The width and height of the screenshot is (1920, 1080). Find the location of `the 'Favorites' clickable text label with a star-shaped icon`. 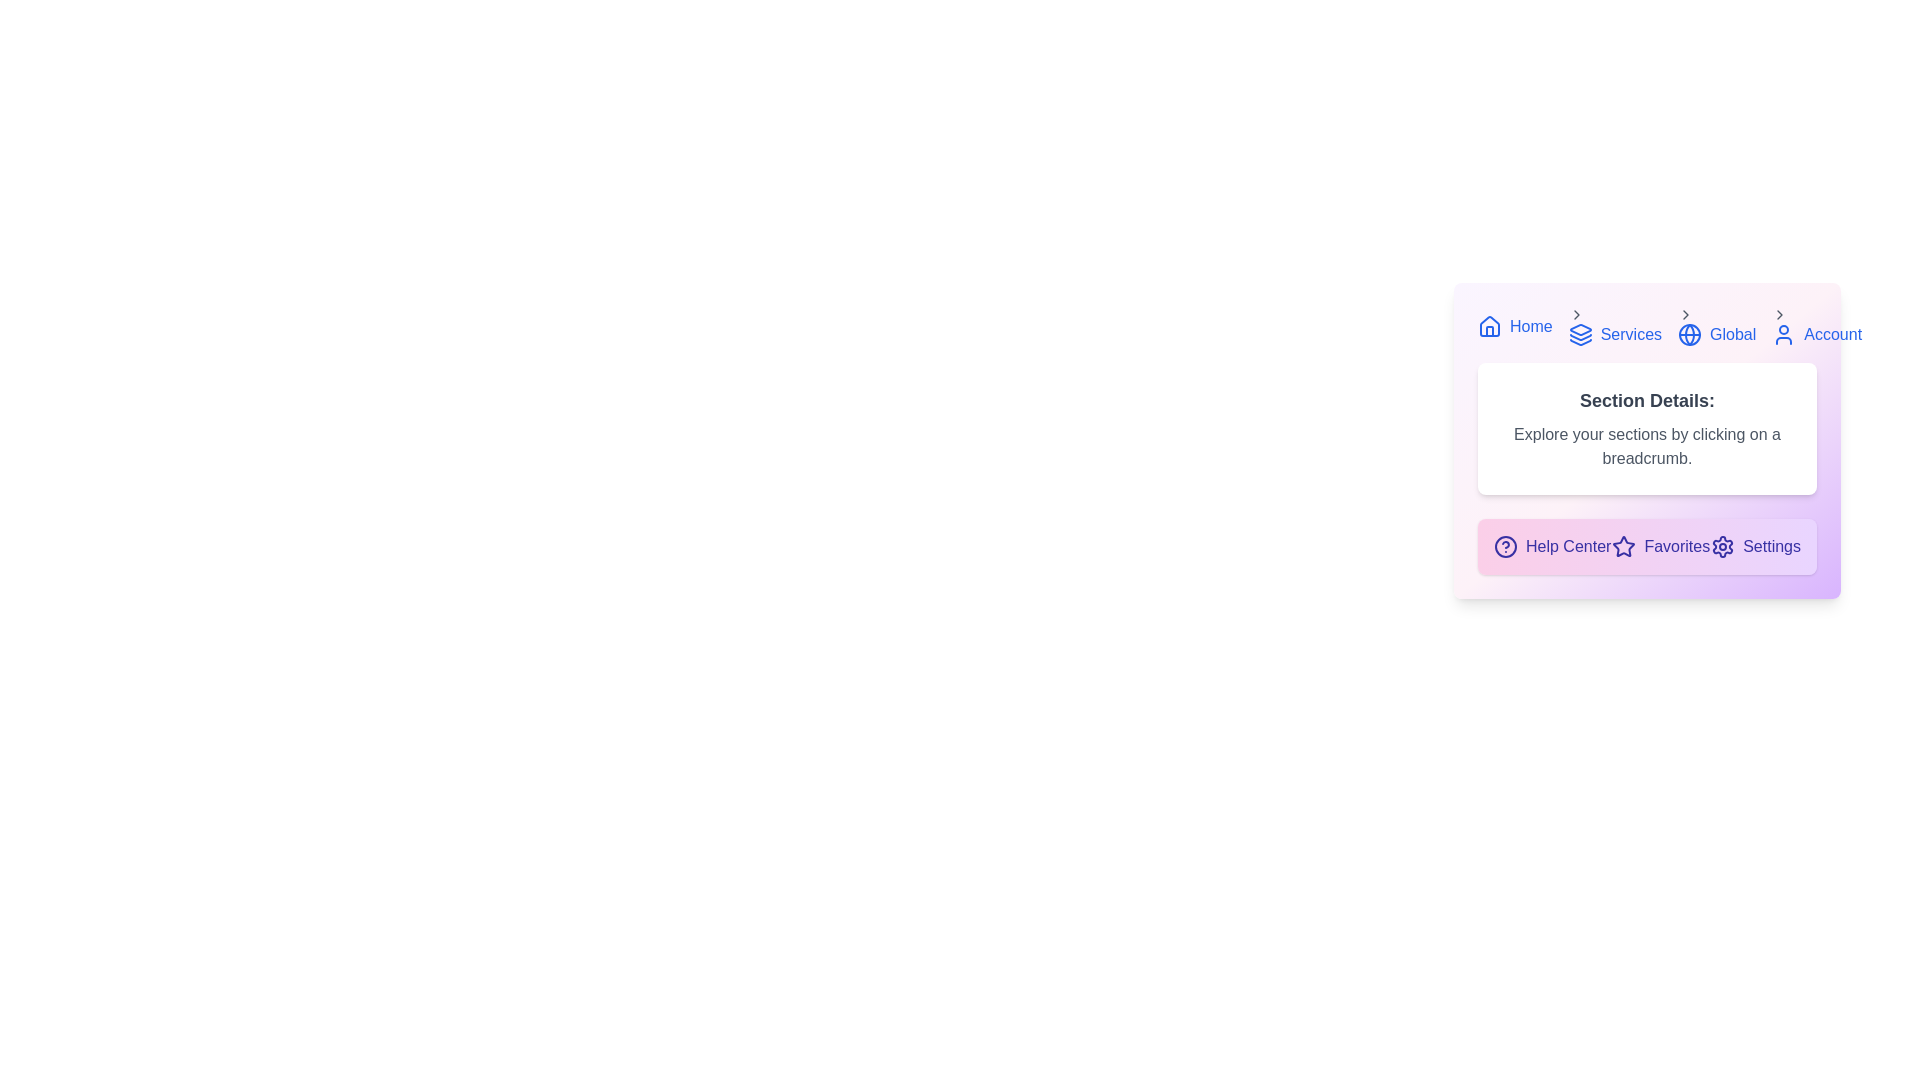

the 'Favorites' clickable text label with a star-shaped icon is located at coordinates (1661, 547).